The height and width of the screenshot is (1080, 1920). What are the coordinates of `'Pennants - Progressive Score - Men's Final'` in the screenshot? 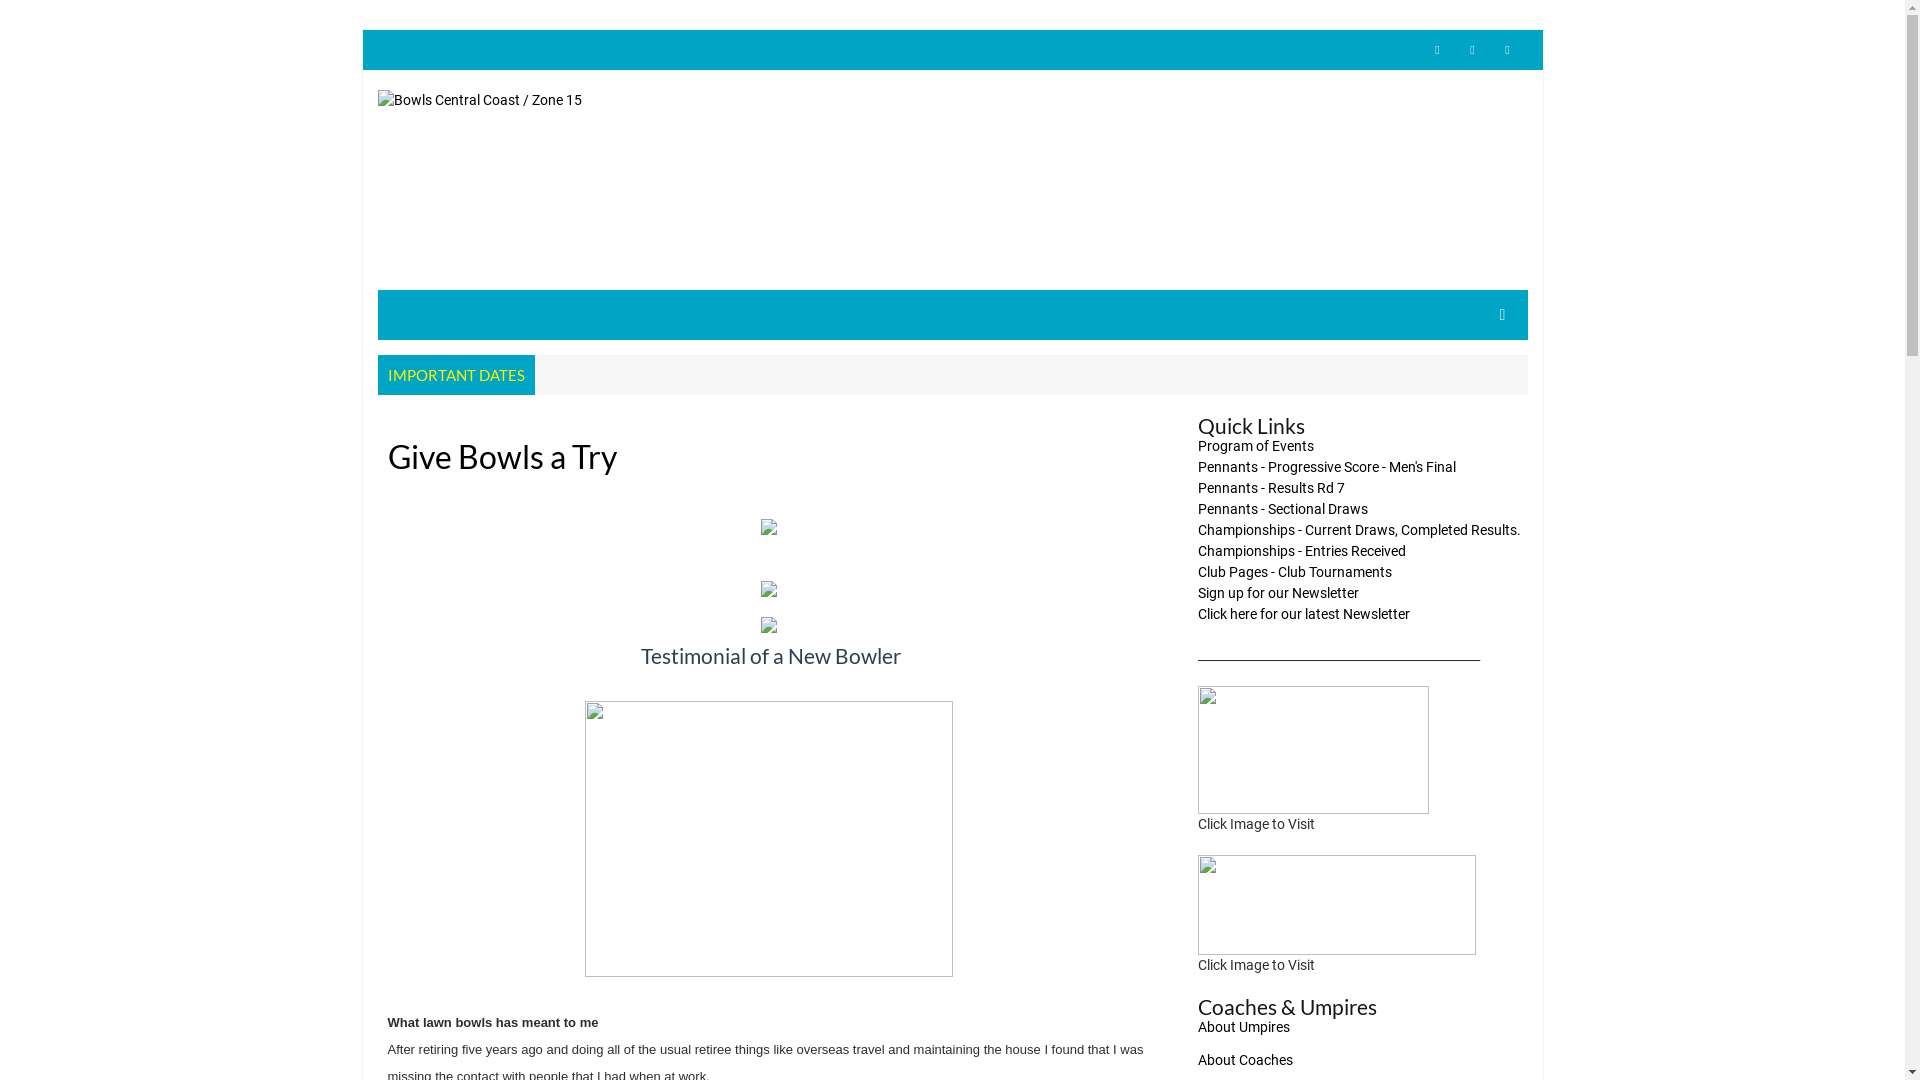 It's located at (1198, 466).